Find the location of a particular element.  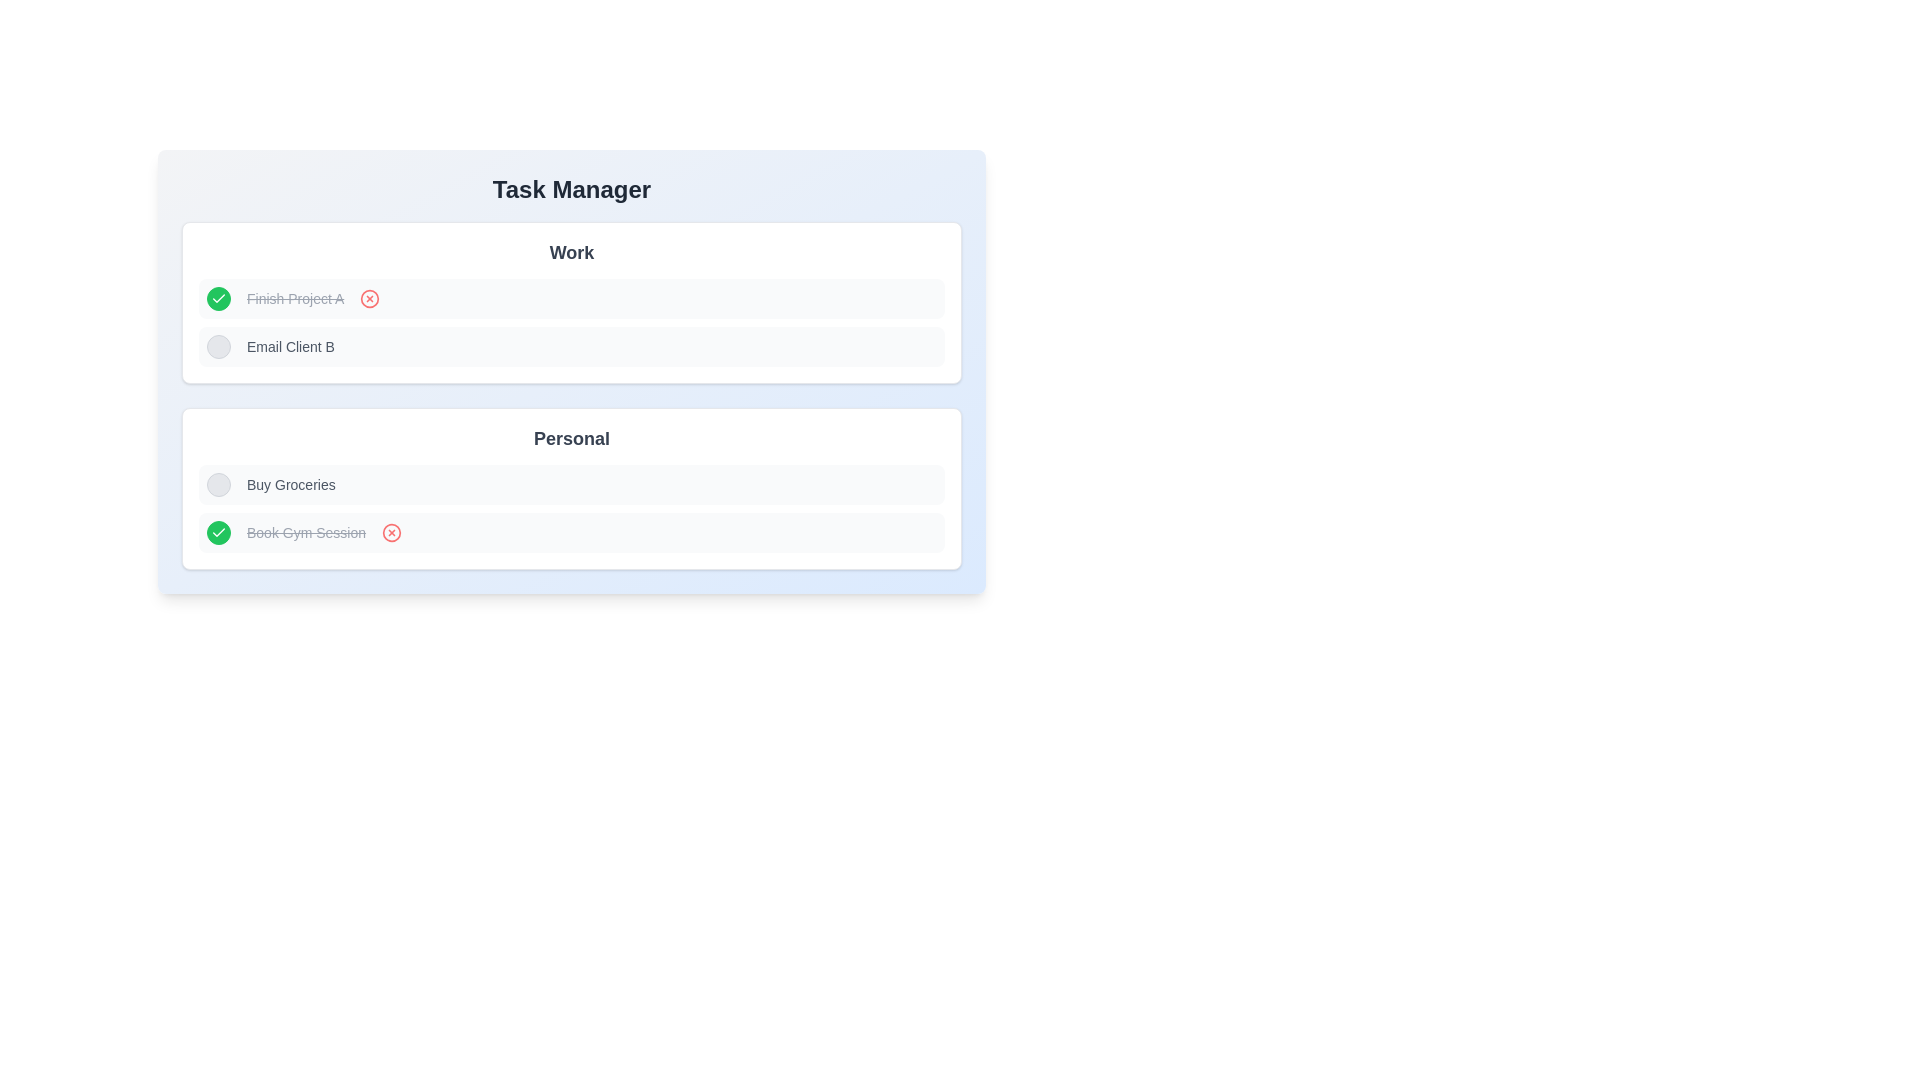

the checkmark icon in the 'Work' section is located at coordinates (219, 531).